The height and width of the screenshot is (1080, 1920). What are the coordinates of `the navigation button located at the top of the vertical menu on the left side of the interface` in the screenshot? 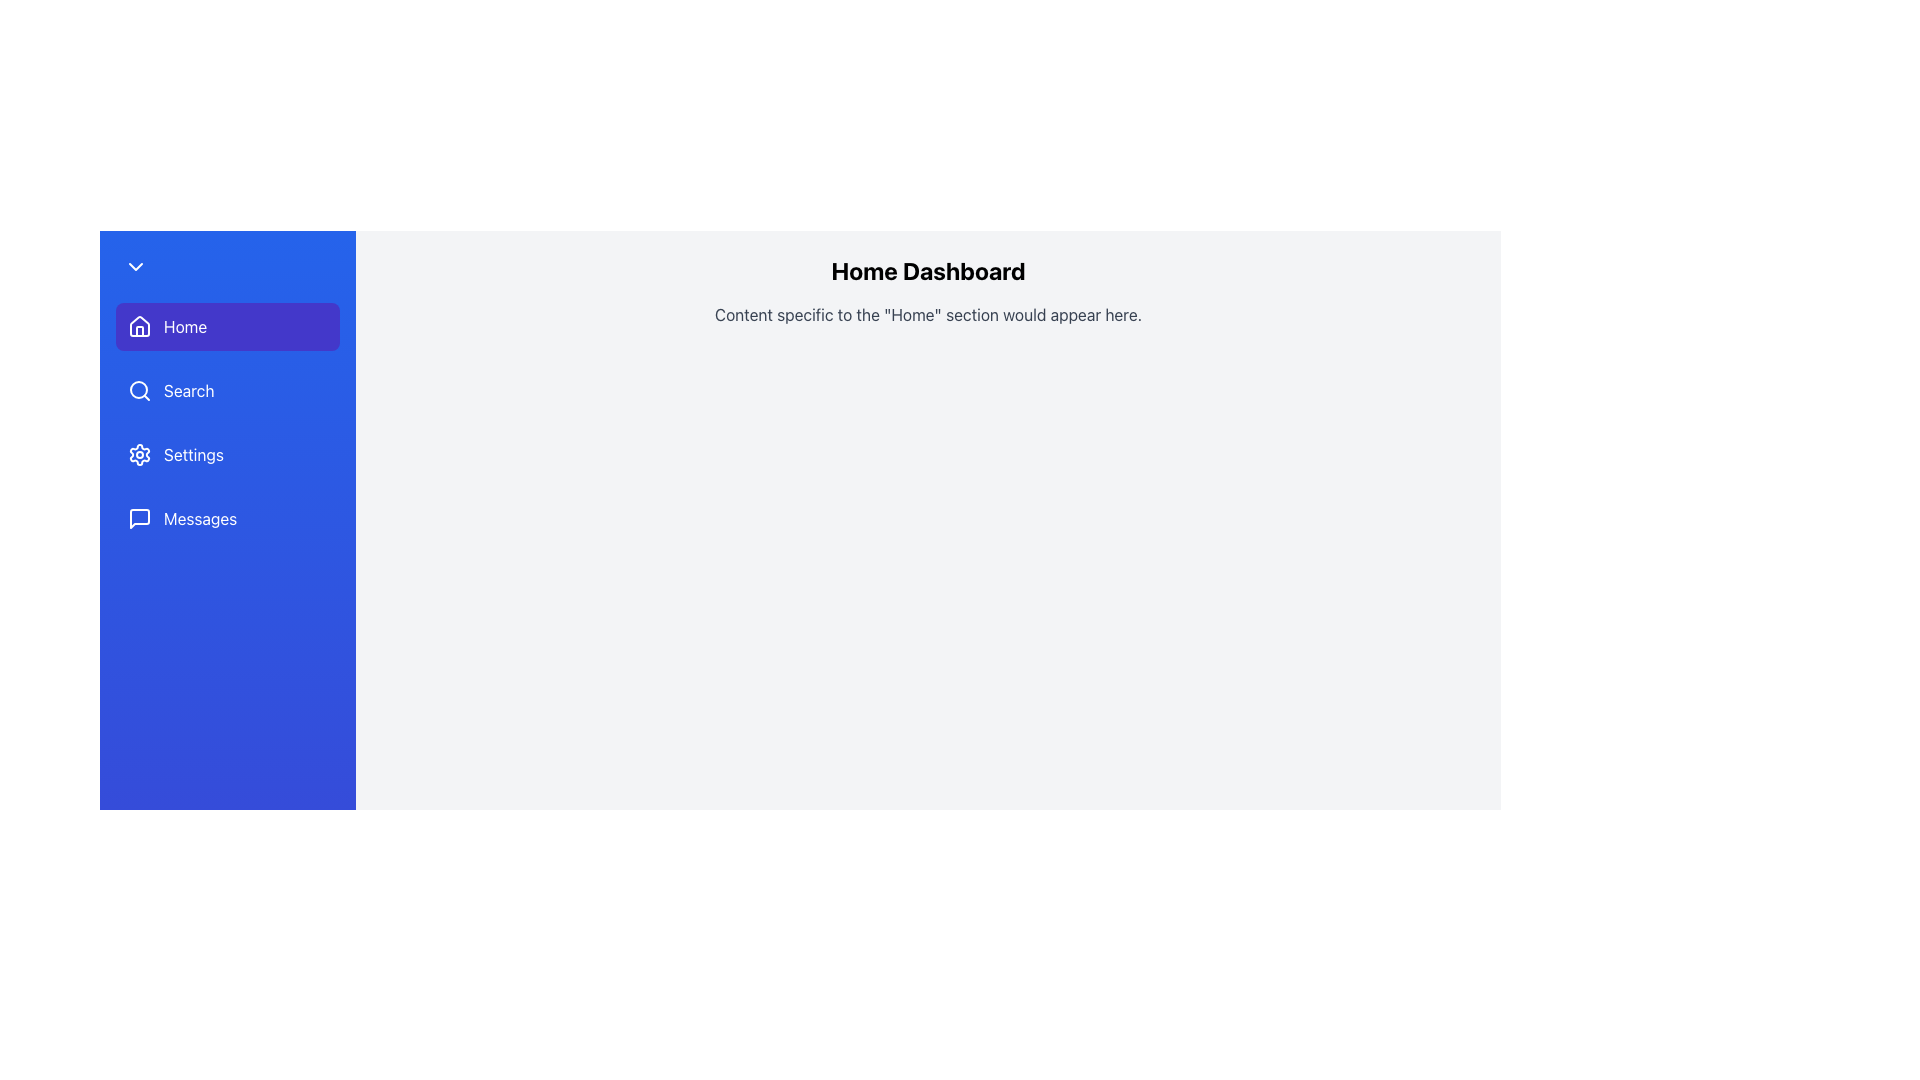 It's located at (227, 326).